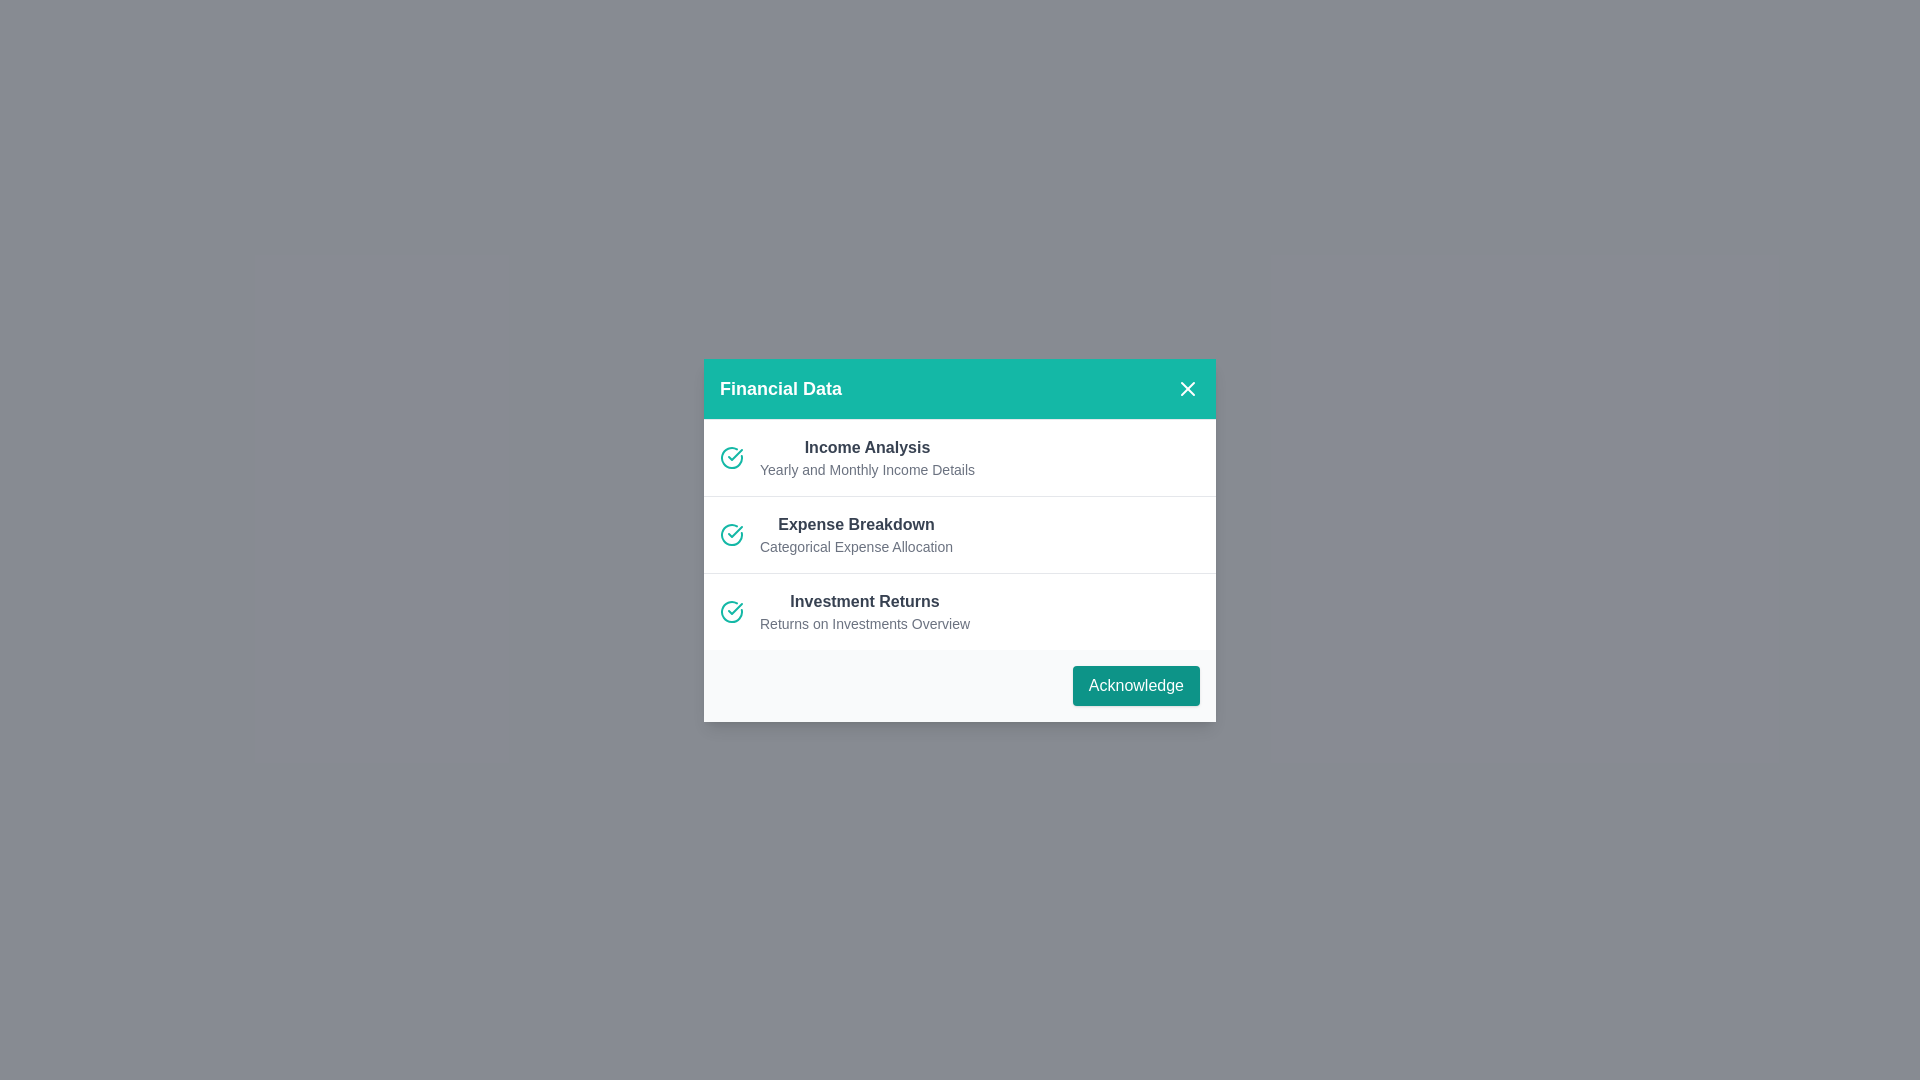 Image resolution: width=1920 pixels, height=1080 pixels. I want to click on the list item with title Investment Returns, so click(864, 600).